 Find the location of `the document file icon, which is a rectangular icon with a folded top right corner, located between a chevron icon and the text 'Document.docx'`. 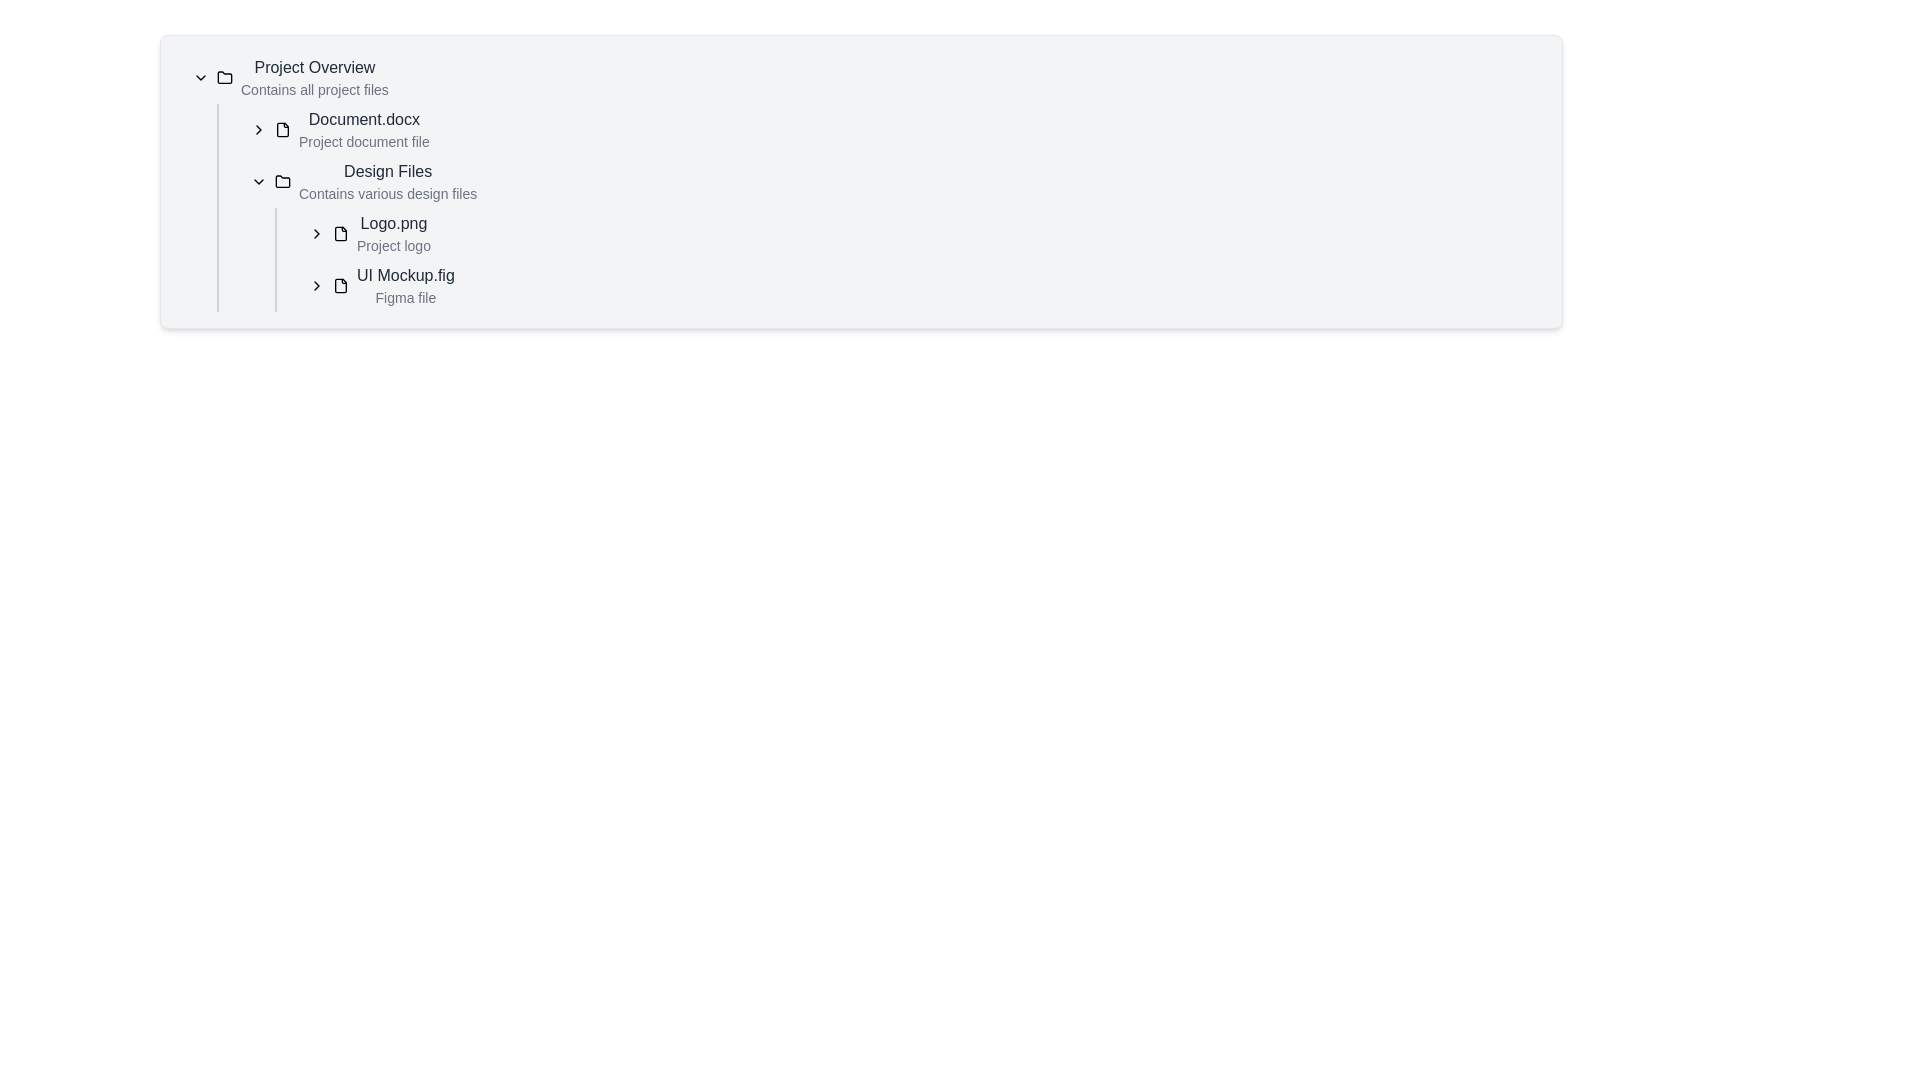

the document file icon, which is a rectangular icon with a folded top right corner, located between a chevron icon and the text 'Document.docx' is located at coordinates (282, 130).